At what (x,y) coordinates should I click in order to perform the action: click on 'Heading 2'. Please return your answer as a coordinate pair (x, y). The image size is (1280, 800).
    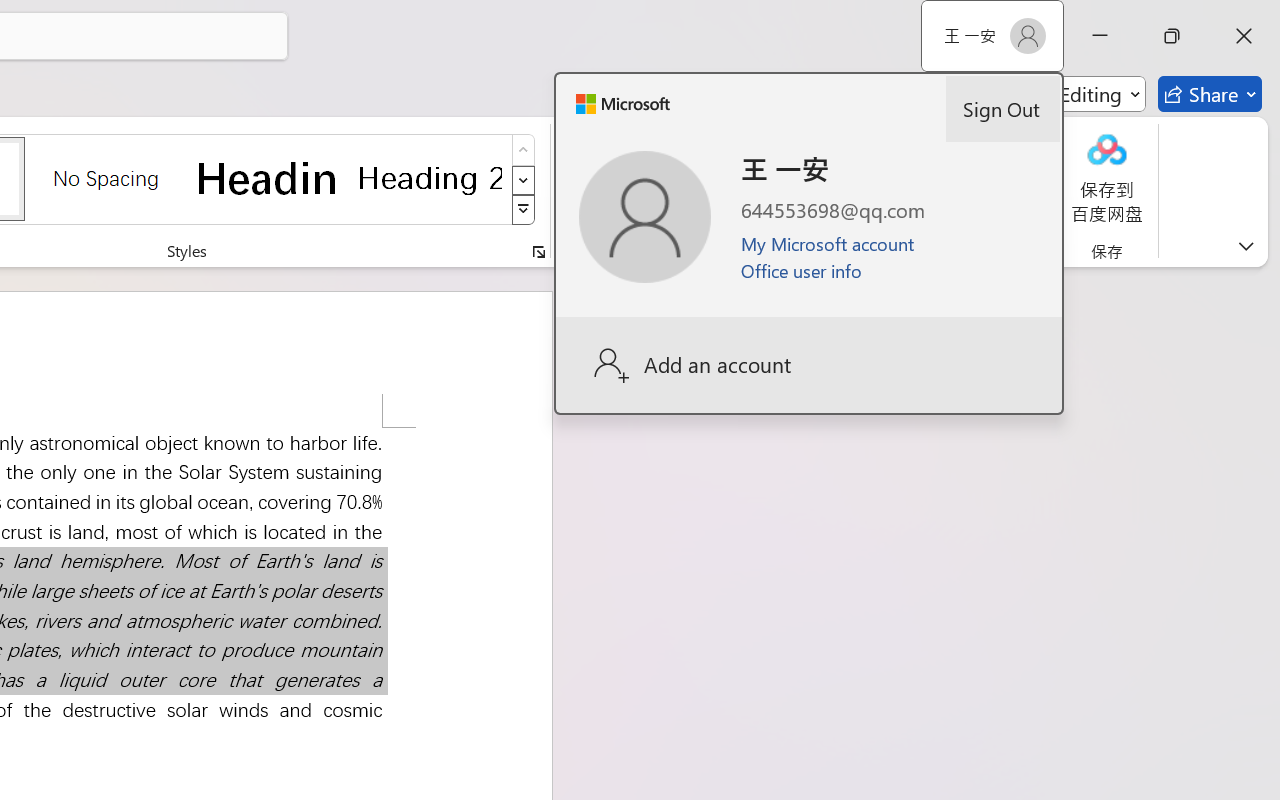
    Looking at the image, I should click on (429, 177).